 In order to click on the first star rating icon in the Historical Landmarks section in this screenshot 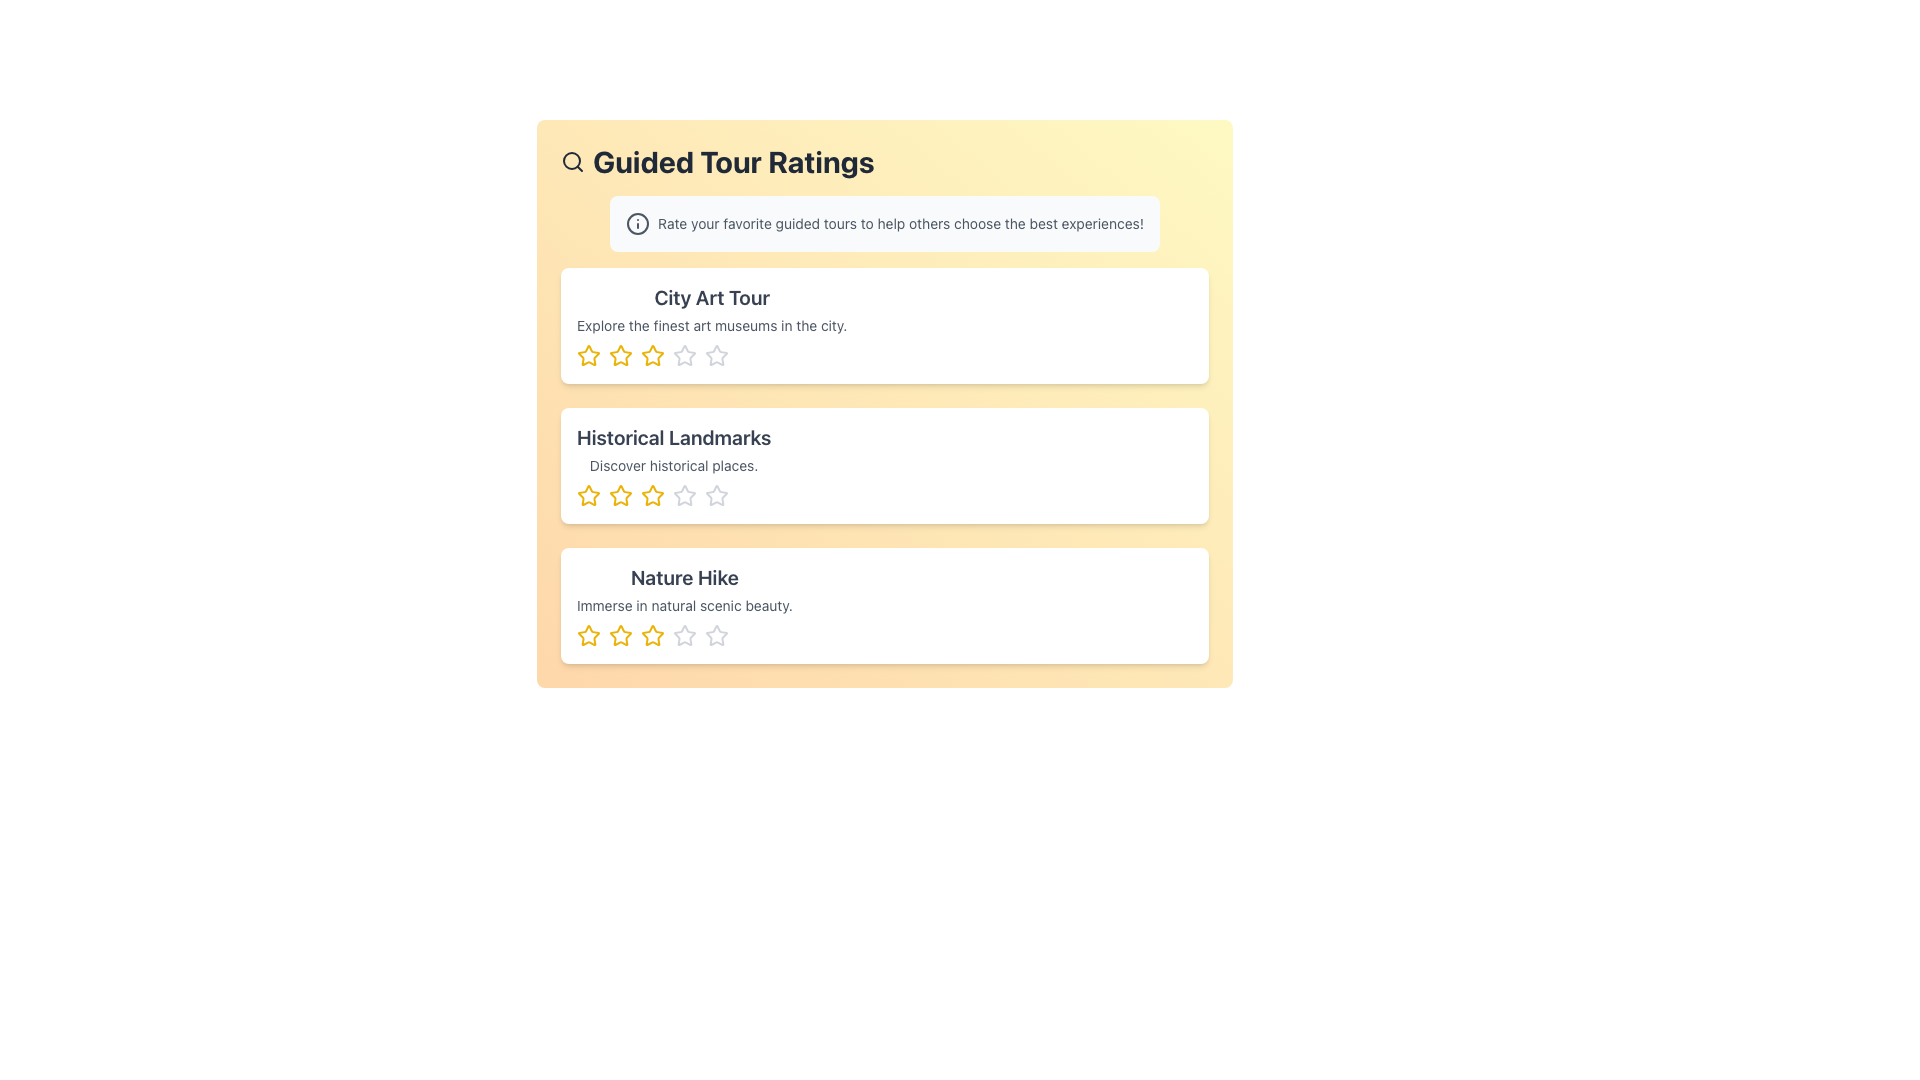, I will do `click(588, 495)`.